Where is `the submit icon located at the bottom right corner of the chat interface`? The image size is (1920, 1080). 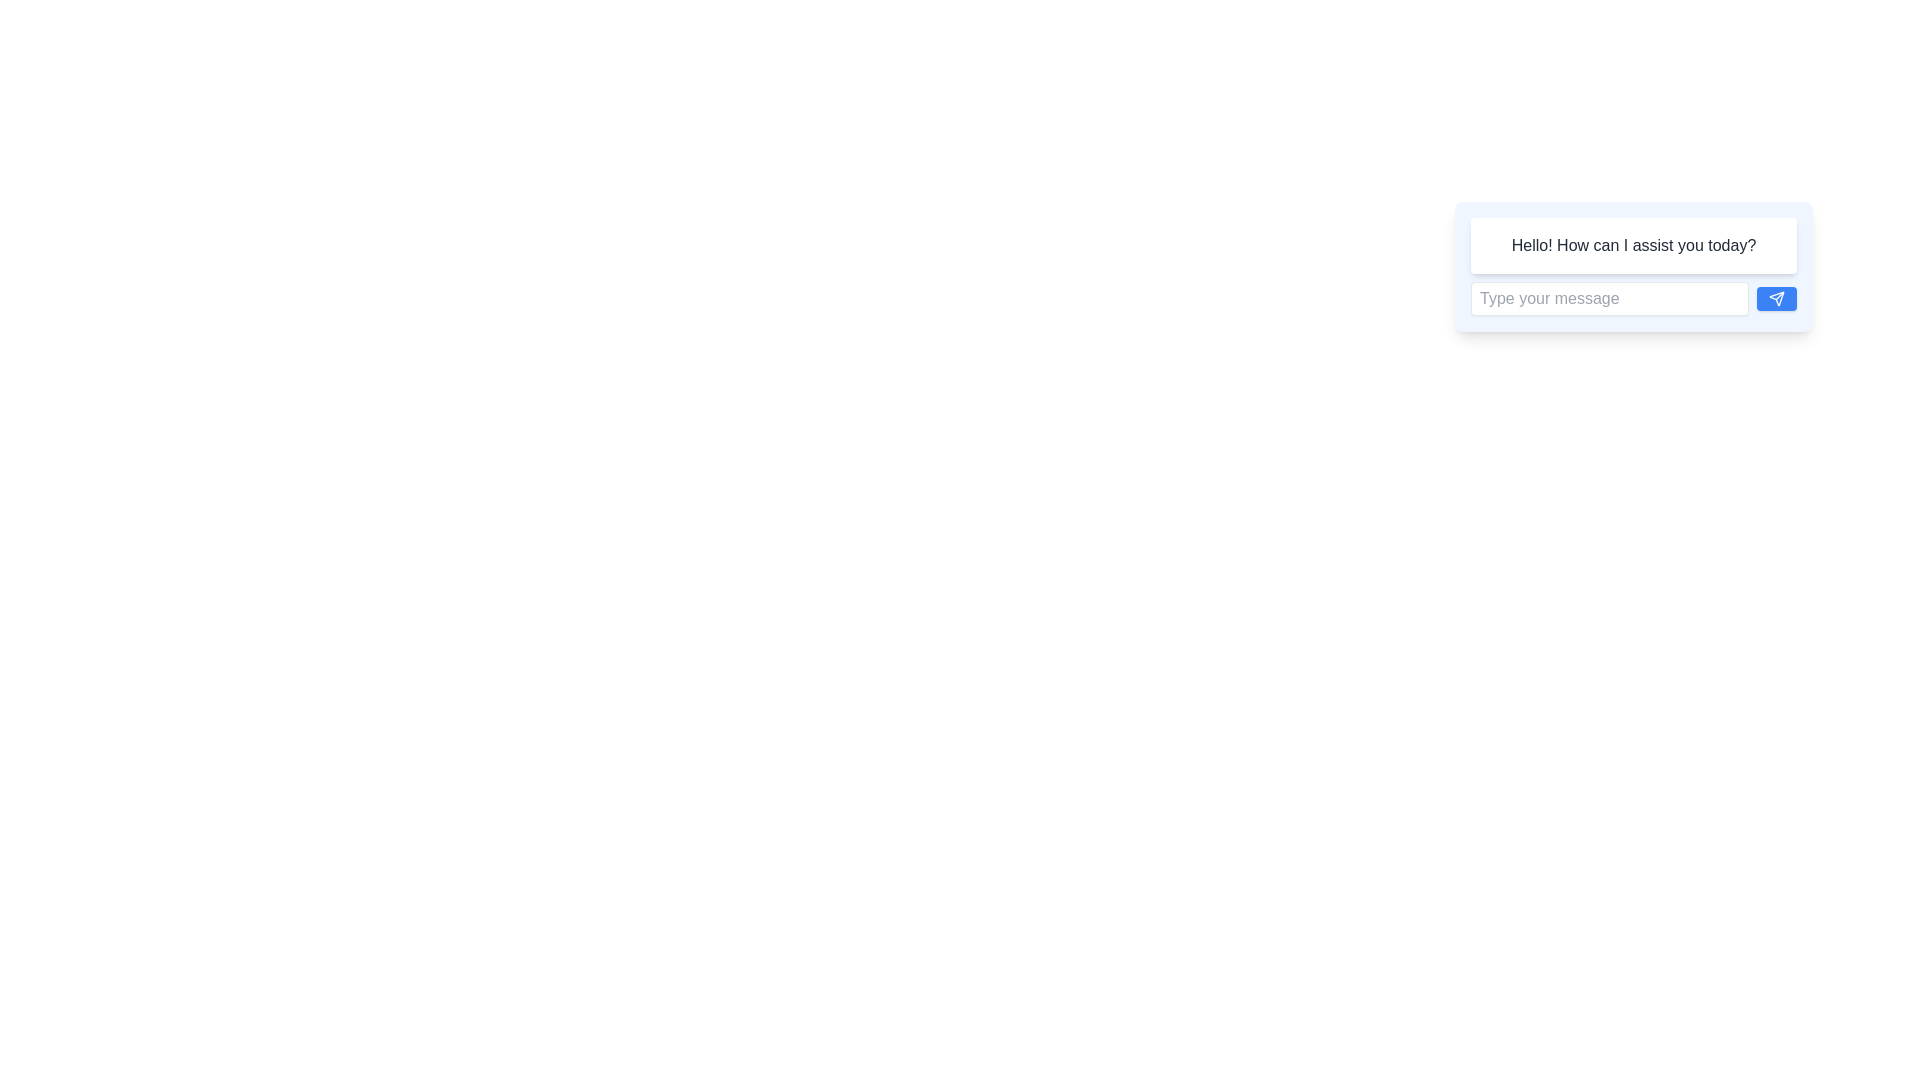
the submit icon located at the bottom right corner of the chat interface is located at coordinates (1776, 299).